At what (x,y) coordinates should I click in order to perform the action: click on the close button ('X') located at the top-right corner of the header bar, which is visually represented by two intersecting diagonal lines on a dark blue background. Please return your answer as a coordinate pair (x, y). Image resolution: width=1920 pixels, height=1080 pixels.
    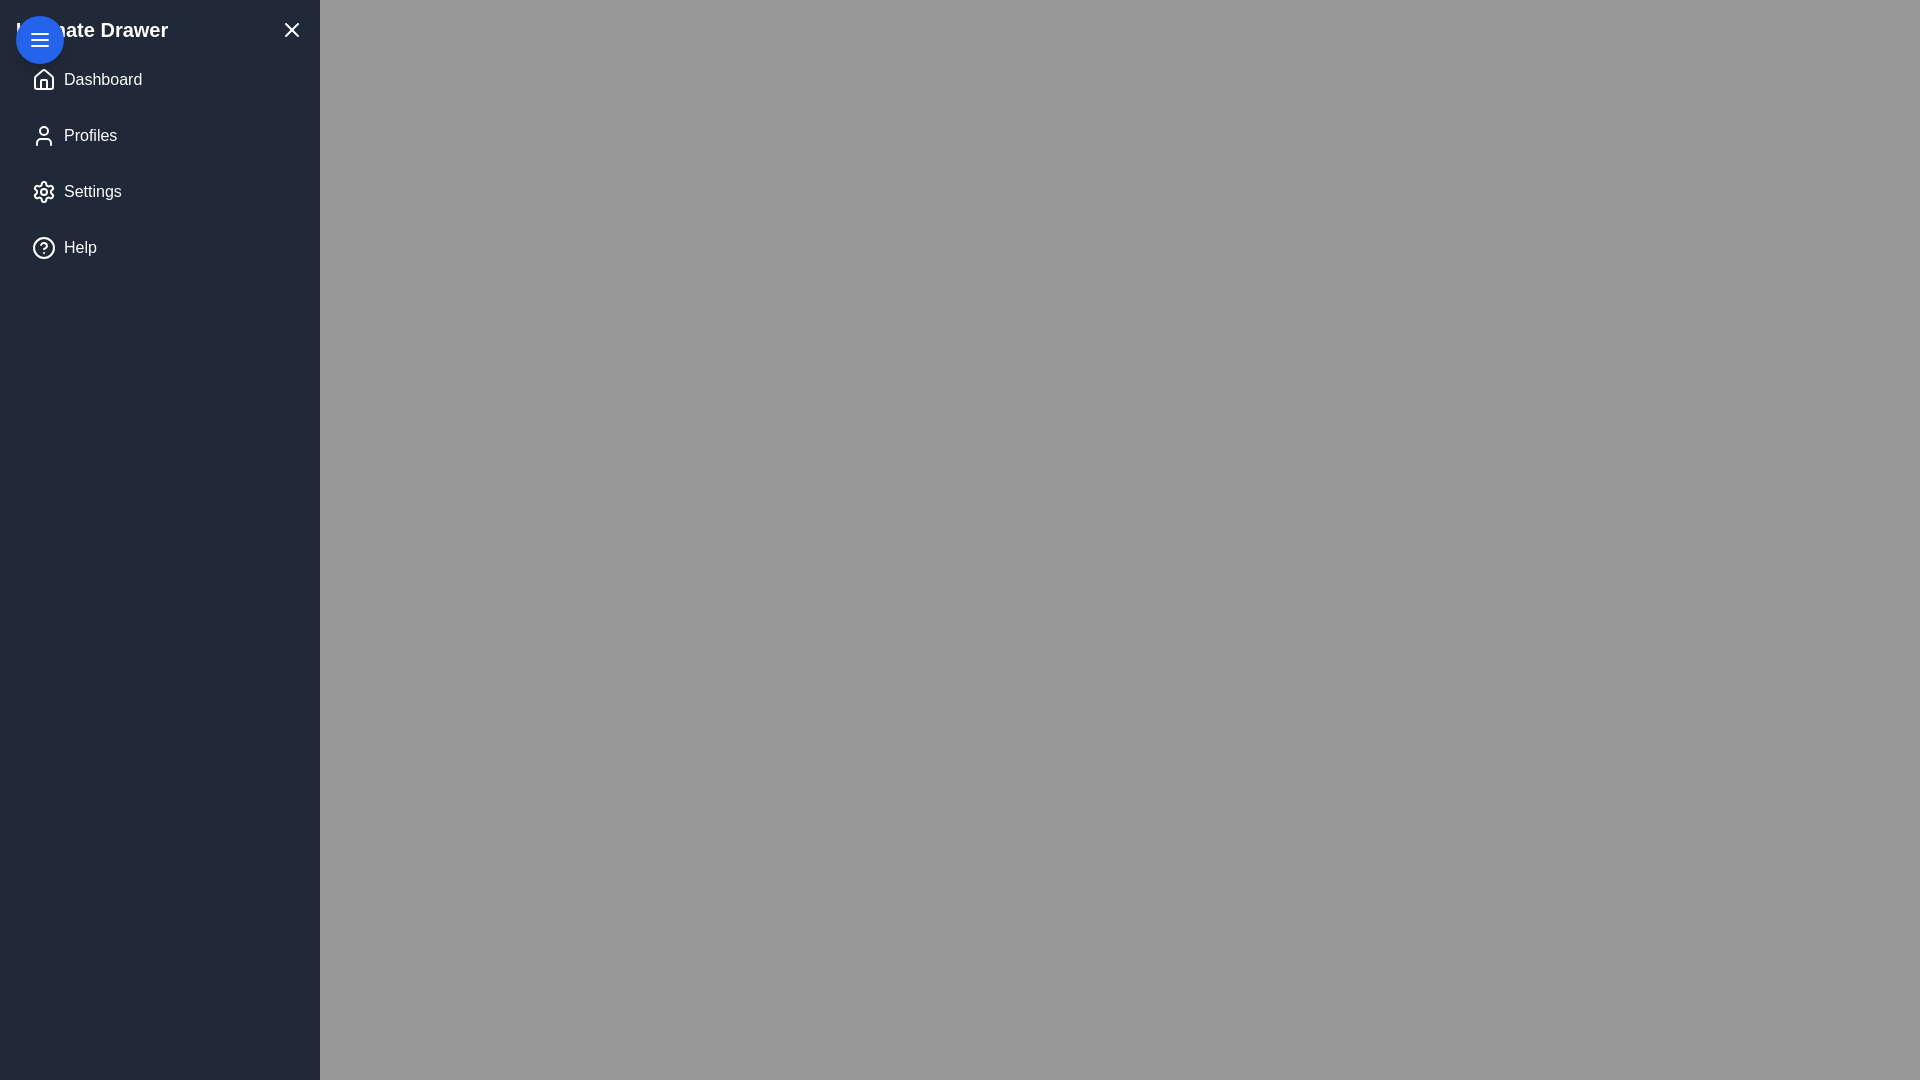
    Looking at the image, I should click on (291, 30).